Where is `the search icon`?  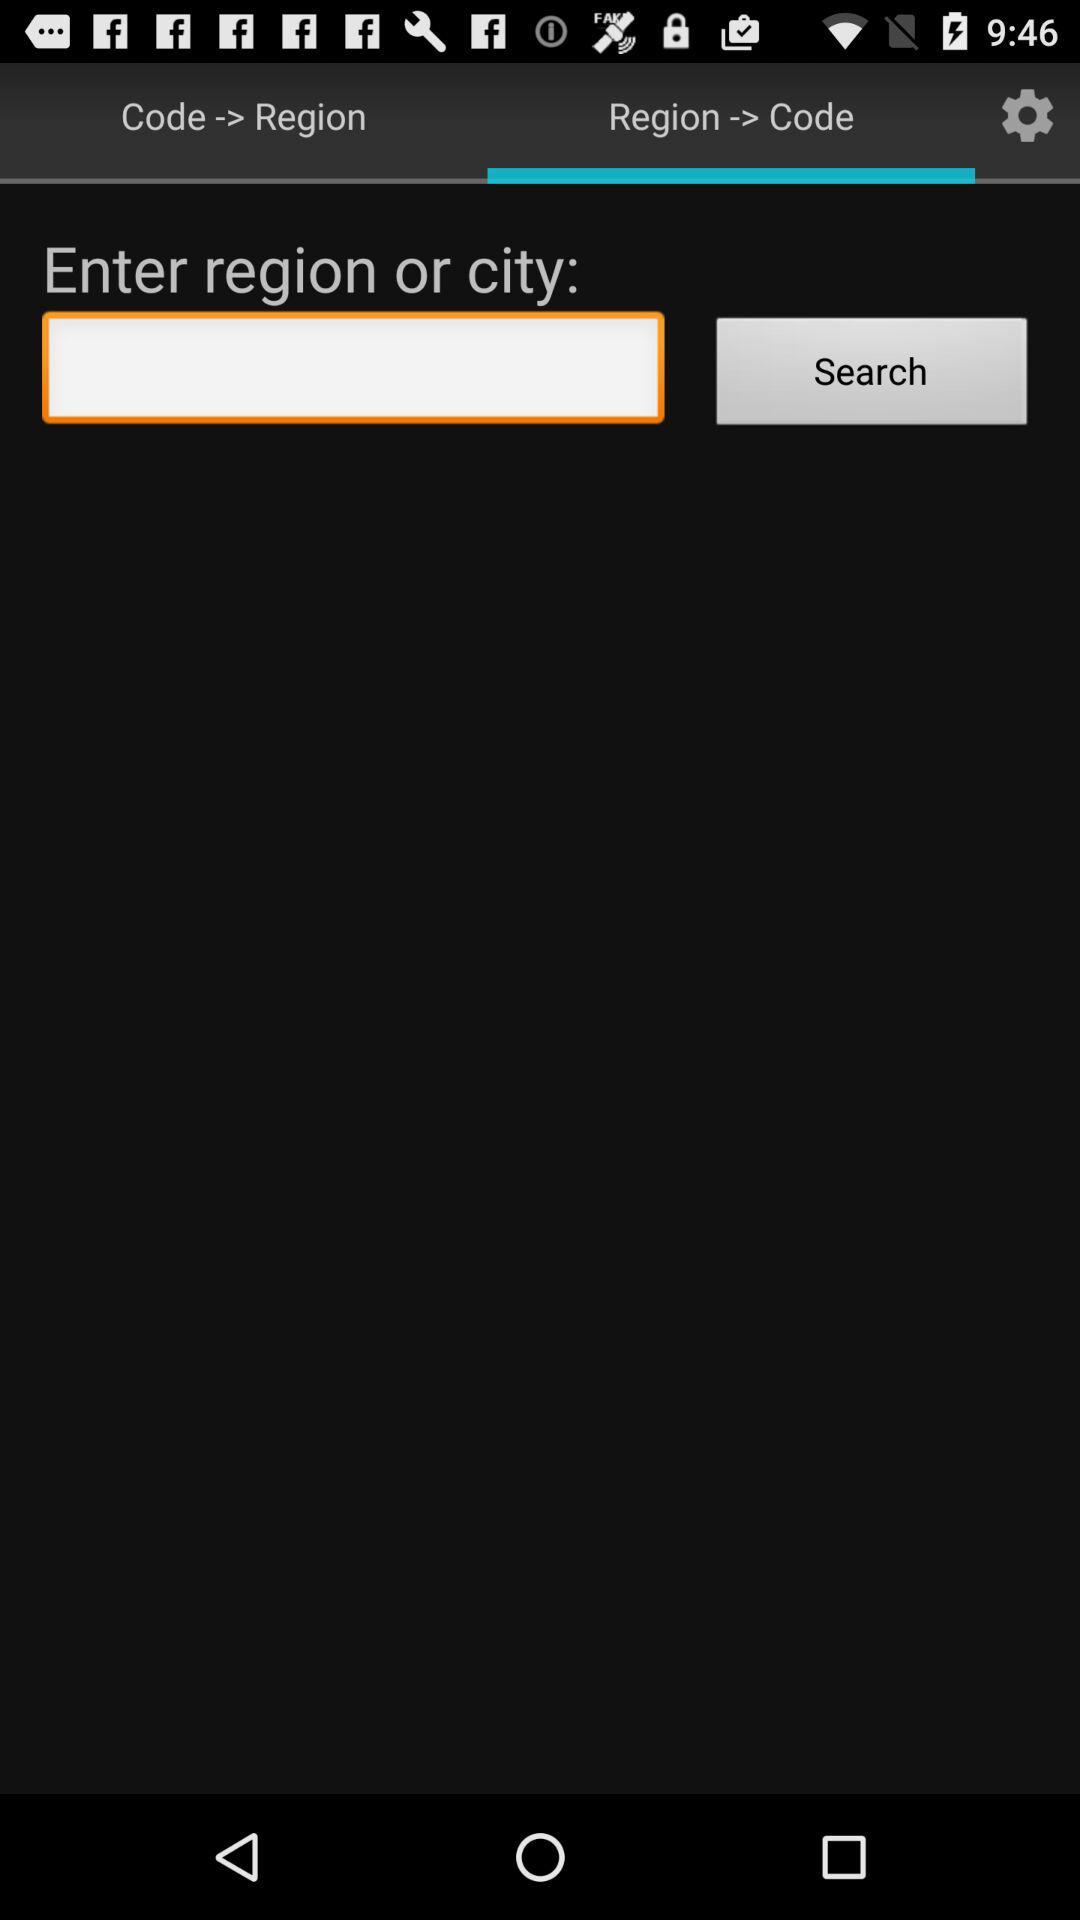 the search icon is located at coordinates (871, 374).